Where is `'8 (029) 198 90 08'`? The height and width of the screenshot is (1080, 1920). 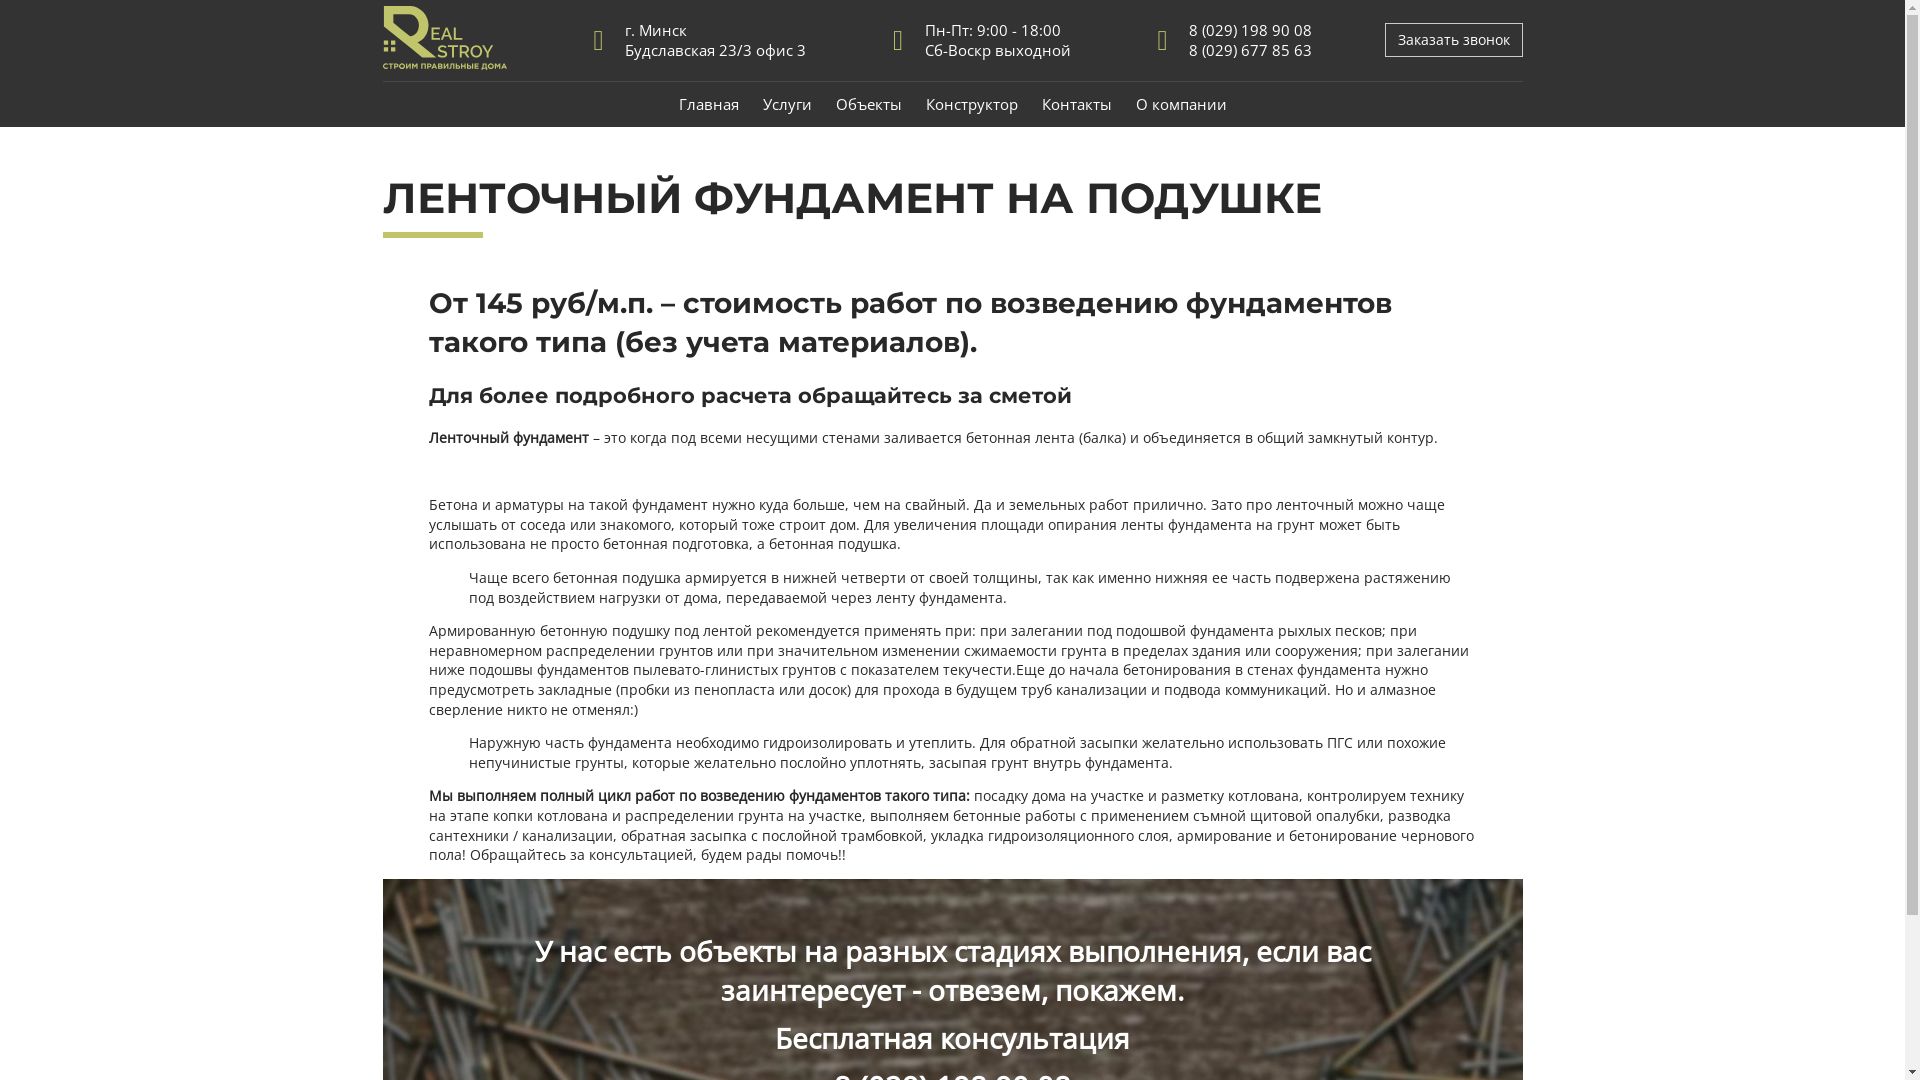
'8 (029) 198 90 08' is located at coordinates (1249, 30).